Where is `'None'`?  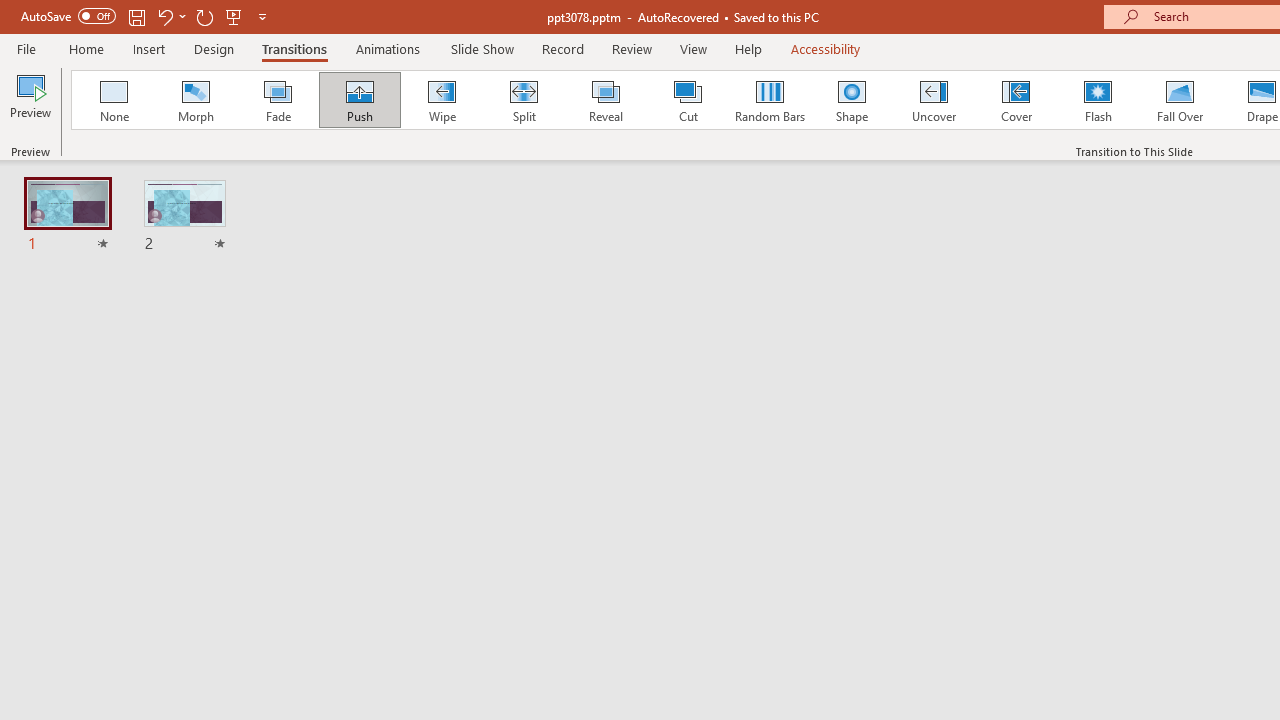
'None' is located at coordinates (112, 100).